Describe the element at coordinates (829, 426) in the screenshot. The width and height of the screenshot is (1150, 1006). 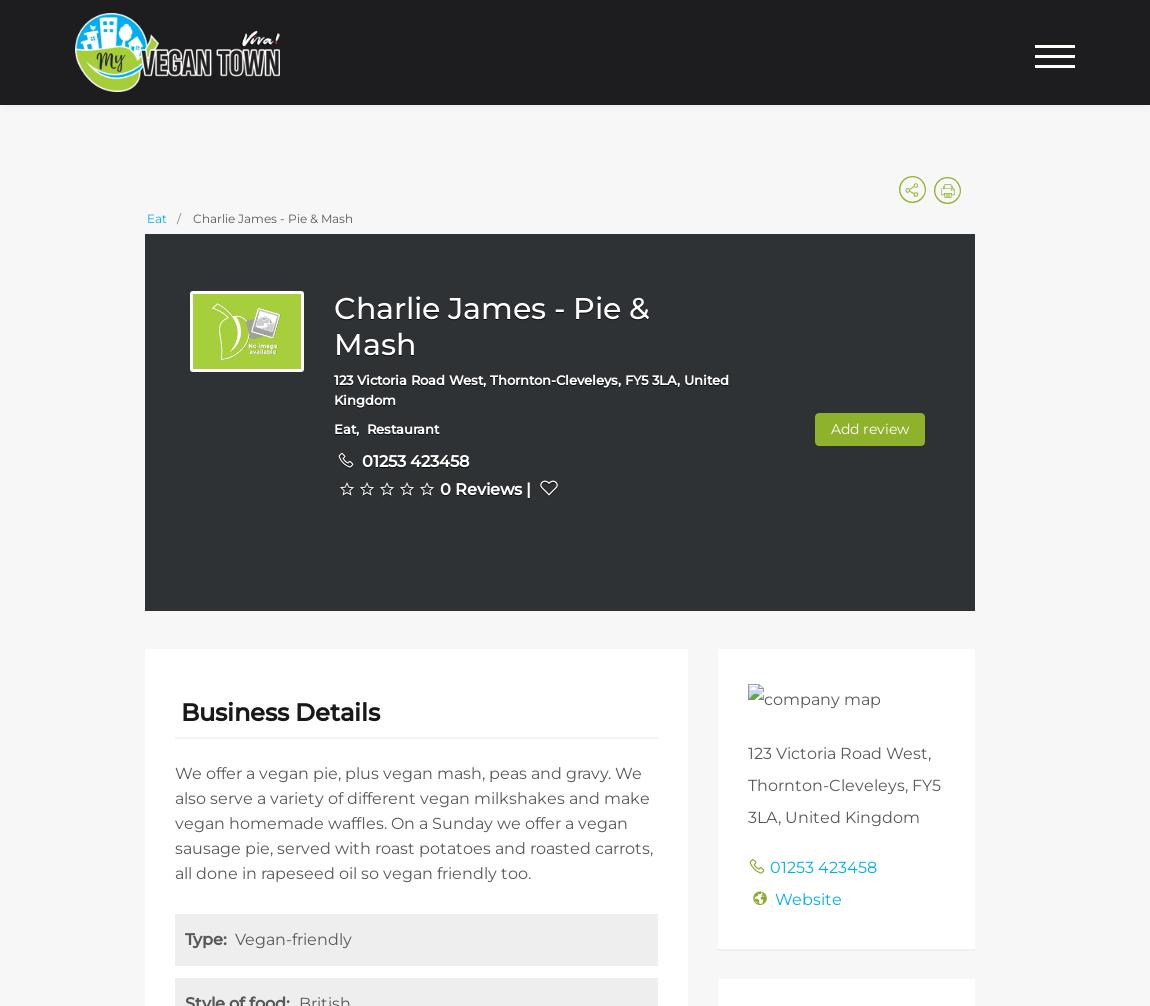
I see `'Add review'` at that location.